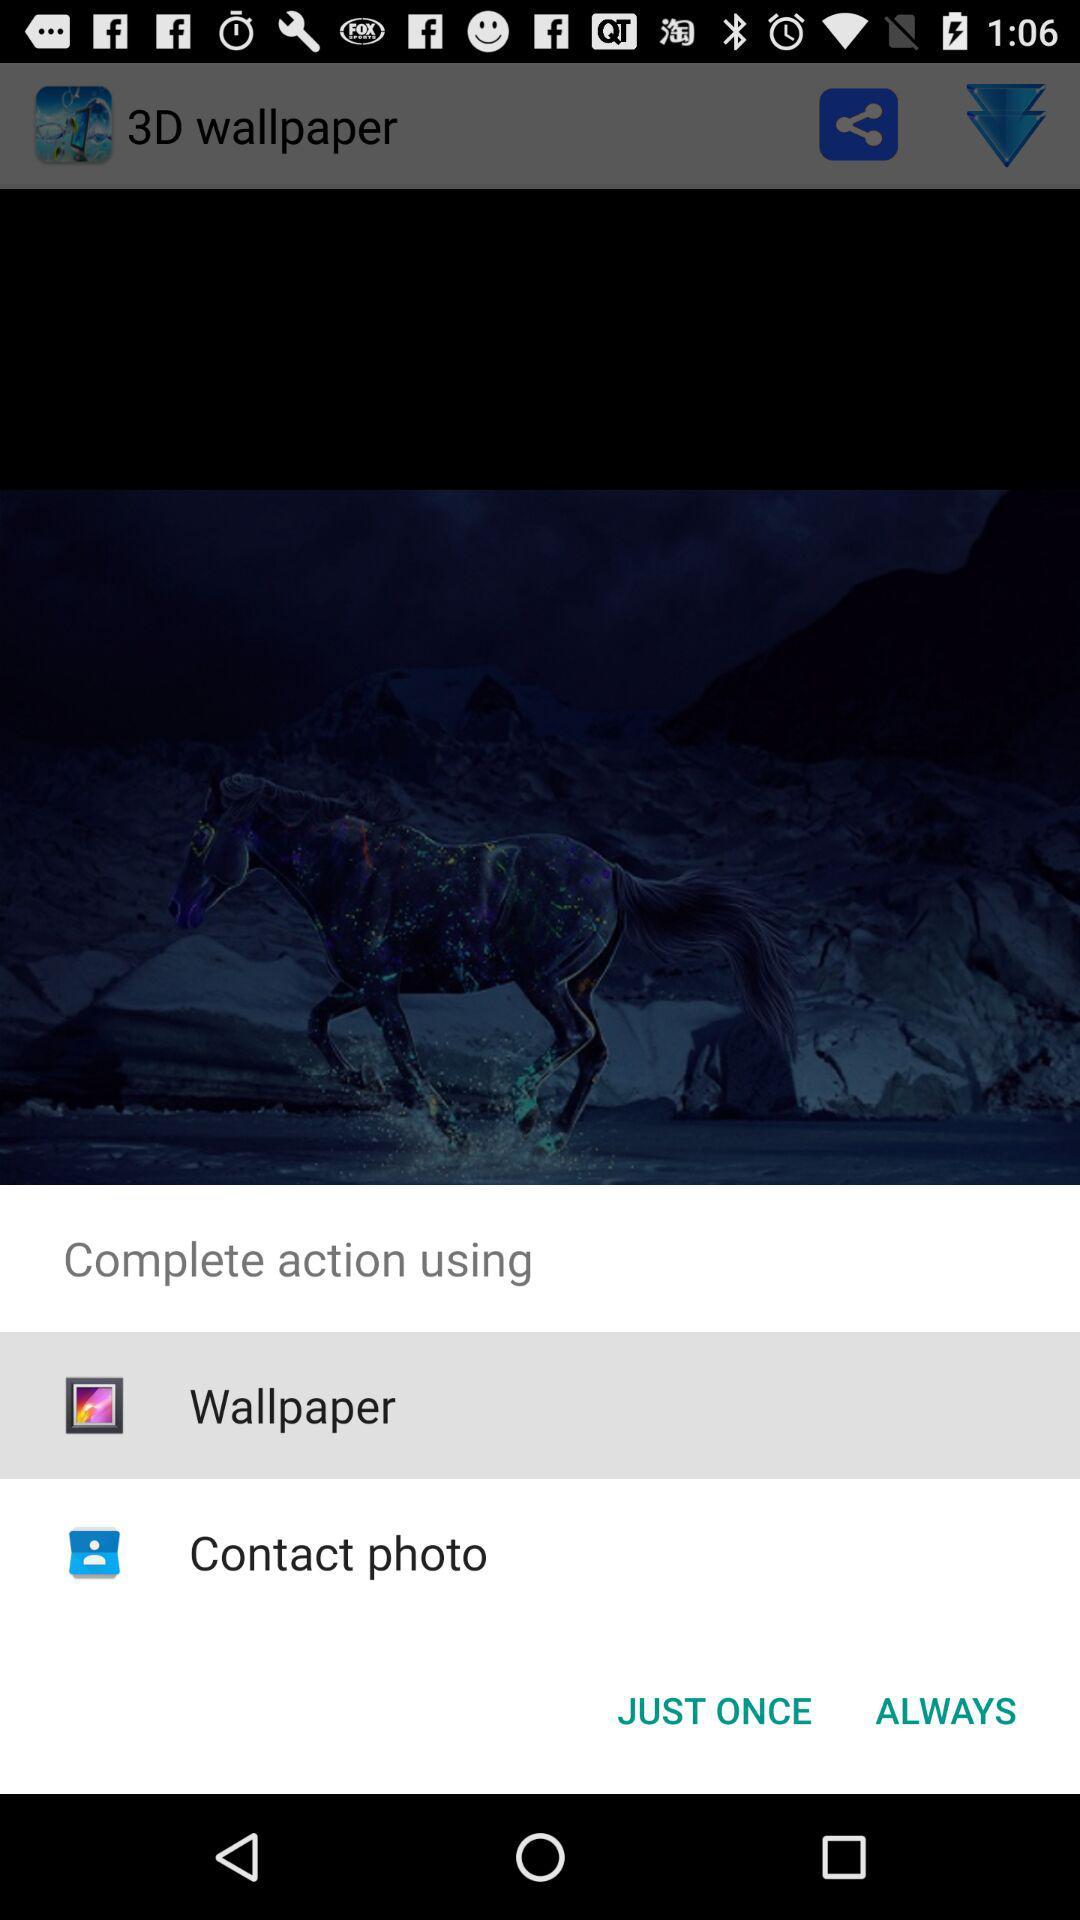 The height and width of the screenshot is (1920, 1080). Describe the element at coordinates (945, 1708) in the screenshot. I see `the item at the bottom right corner` at that location.